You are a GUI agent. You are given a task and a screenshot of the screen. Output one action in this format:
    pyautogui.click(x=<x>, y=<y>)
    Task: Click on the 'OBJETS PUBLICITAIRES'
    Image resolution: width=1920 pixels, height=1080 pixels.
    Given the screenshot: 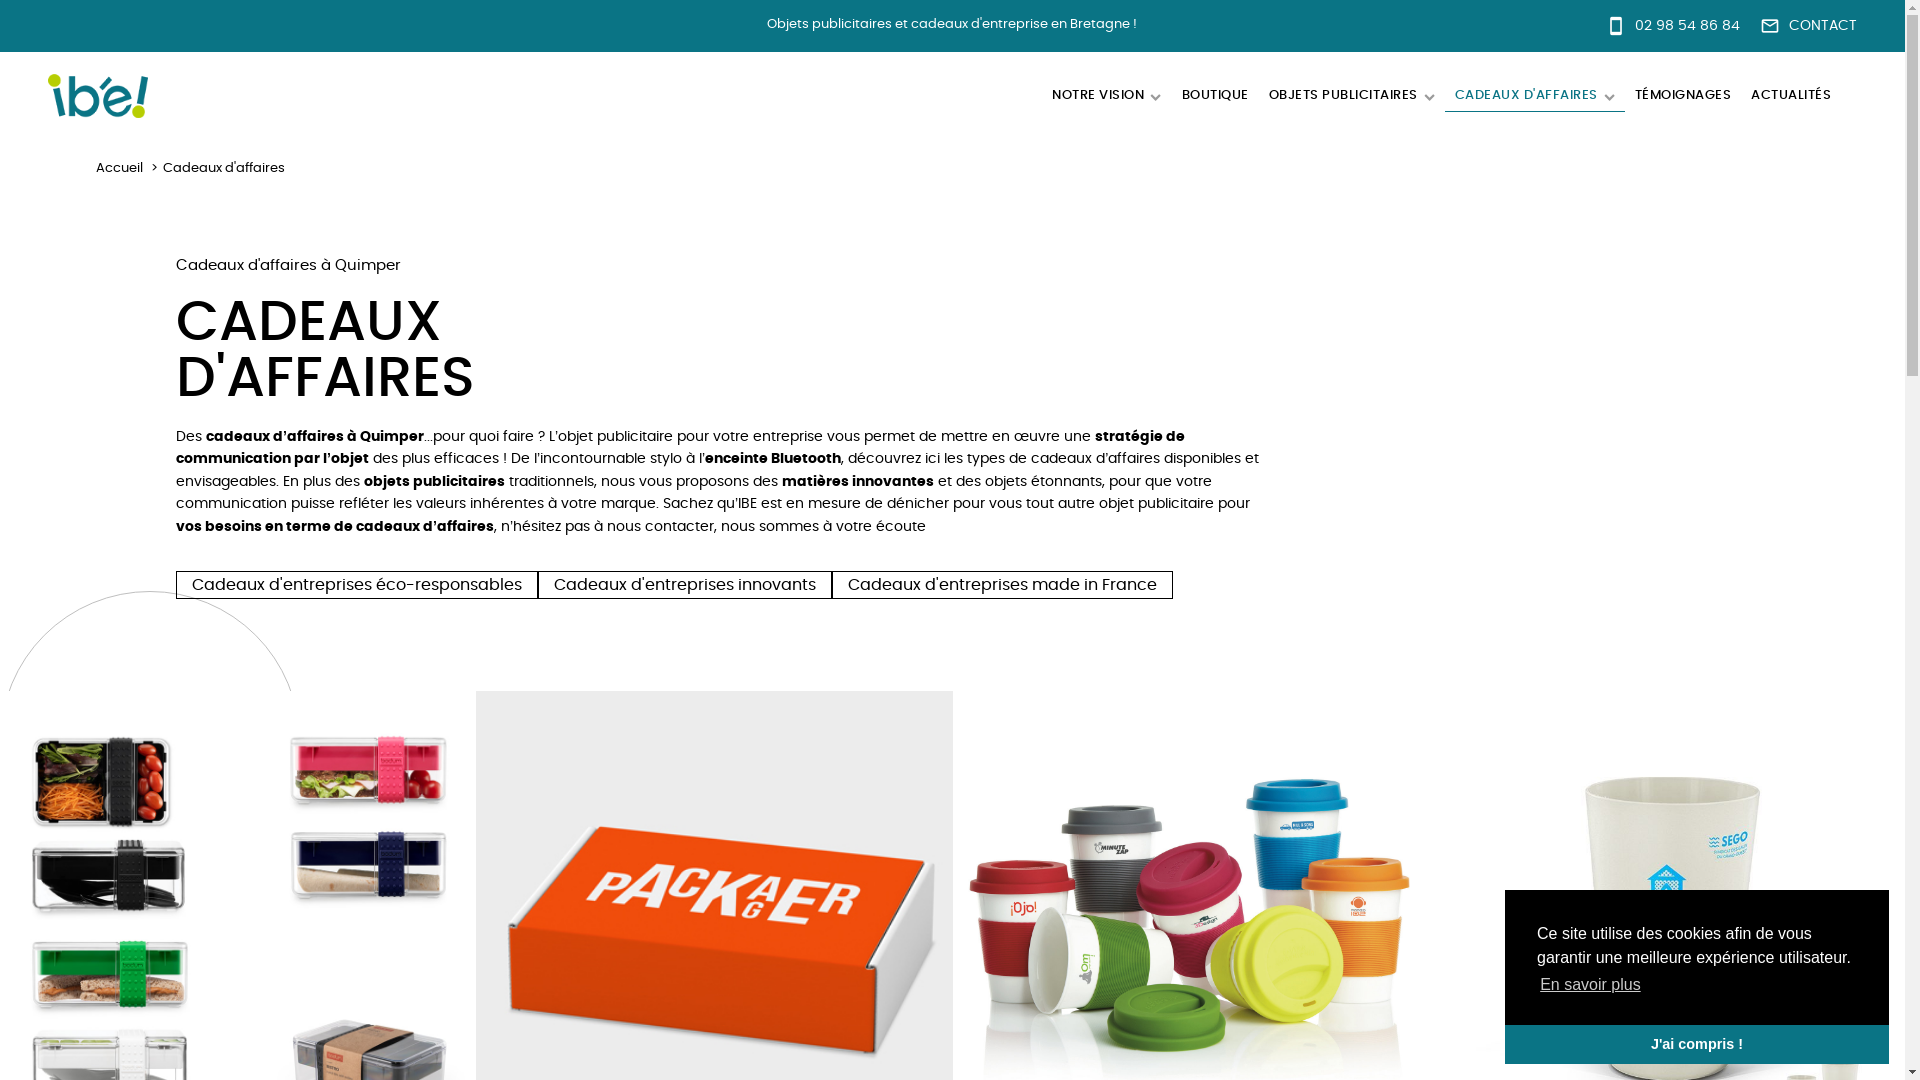 What is the action you would take?
    pyautogui.click(x=1350, y=96)
    